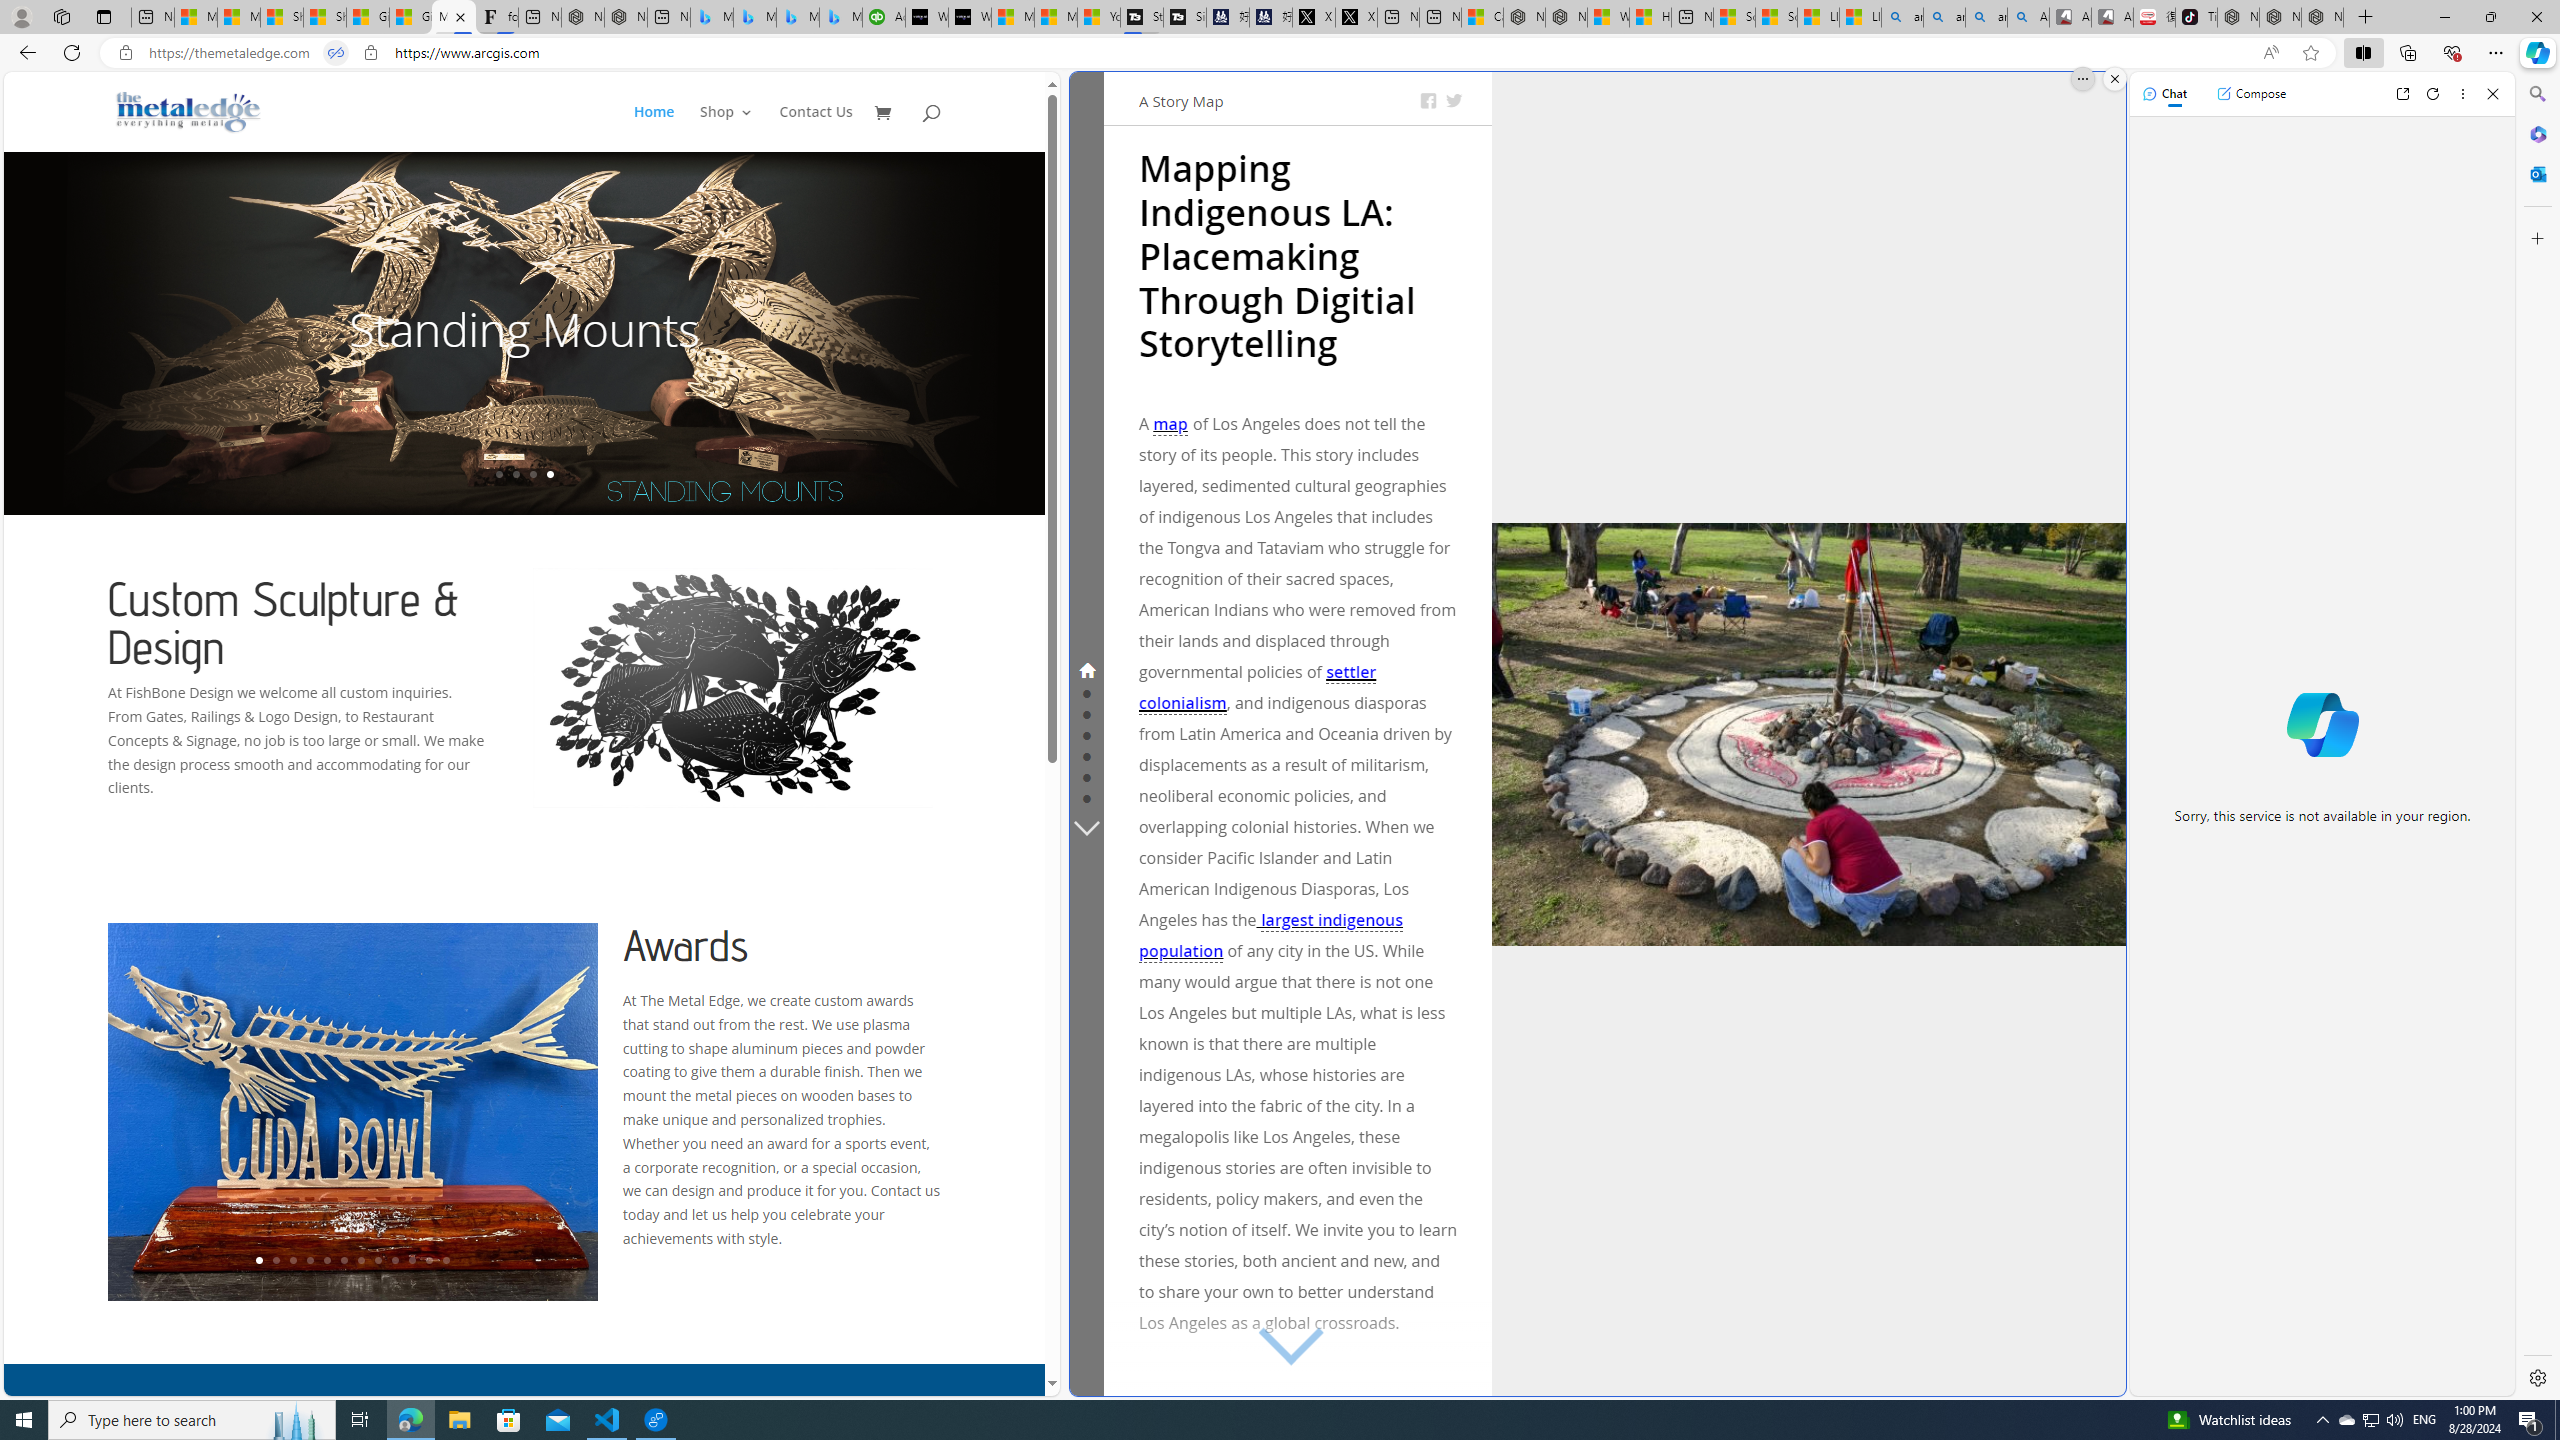 This screenshot has height=1440, width=2560. I want to click on 'amazon - Search Images', so click(1985, 16).